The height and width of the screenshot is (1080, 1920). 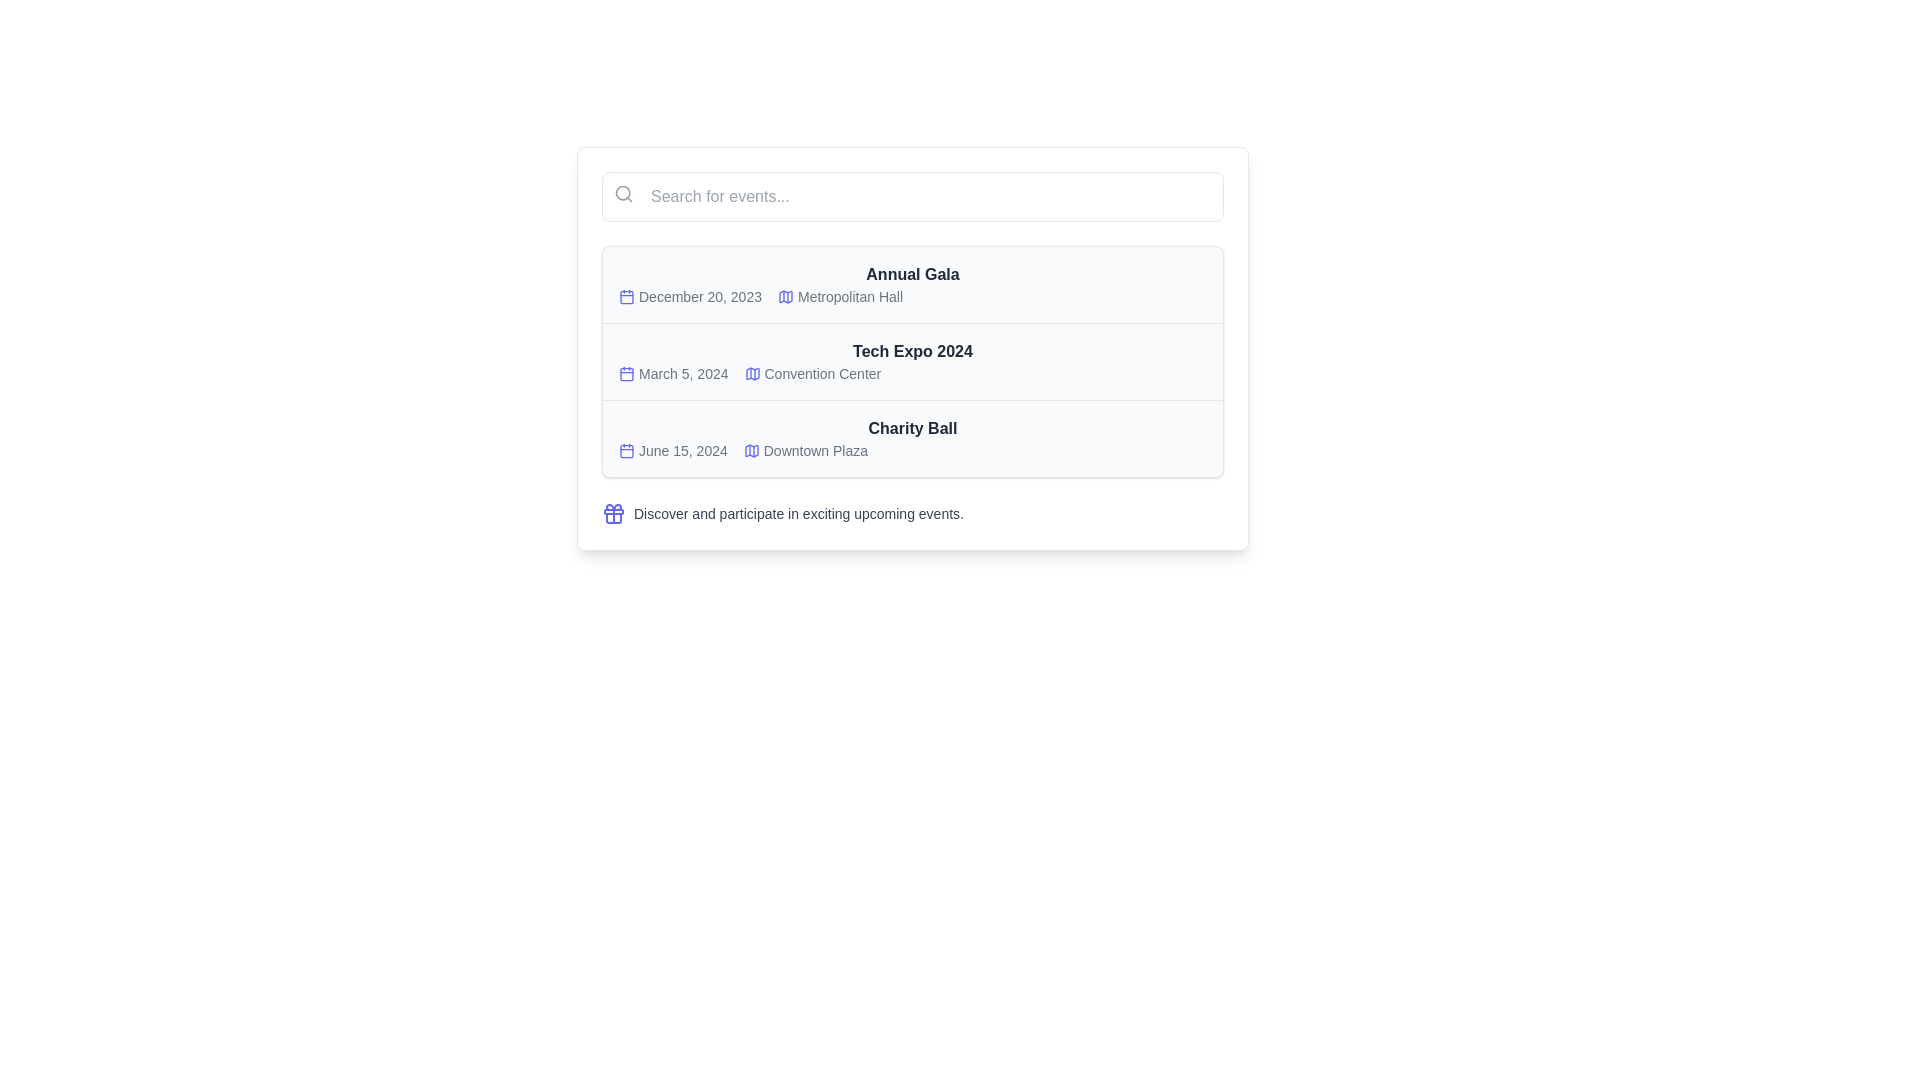 What do you see at coordinates (613, 512) in the screenshot?
I see `the decorative icon located on the left side of the text segment that describes participating in events` at bounding box center [613, 512].